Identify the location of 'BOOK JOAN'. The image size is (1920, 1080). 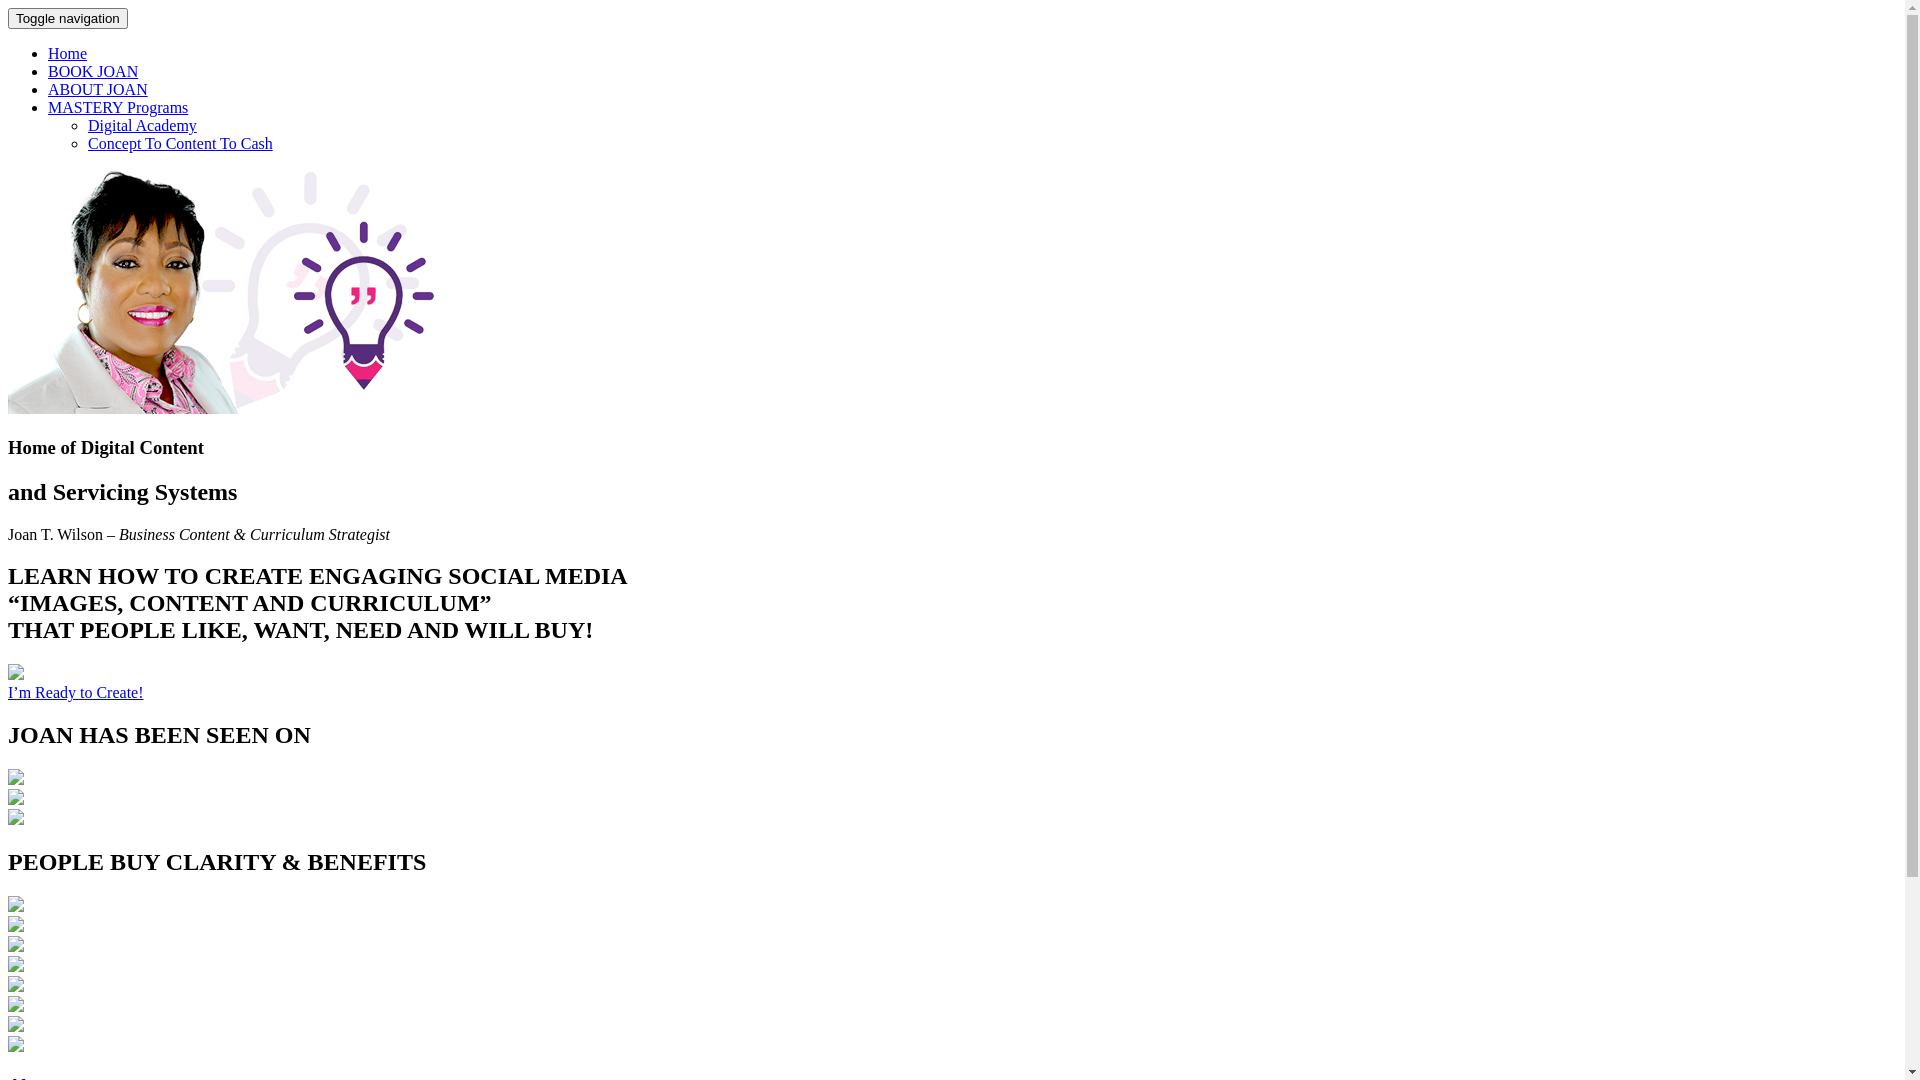
(48, 70).